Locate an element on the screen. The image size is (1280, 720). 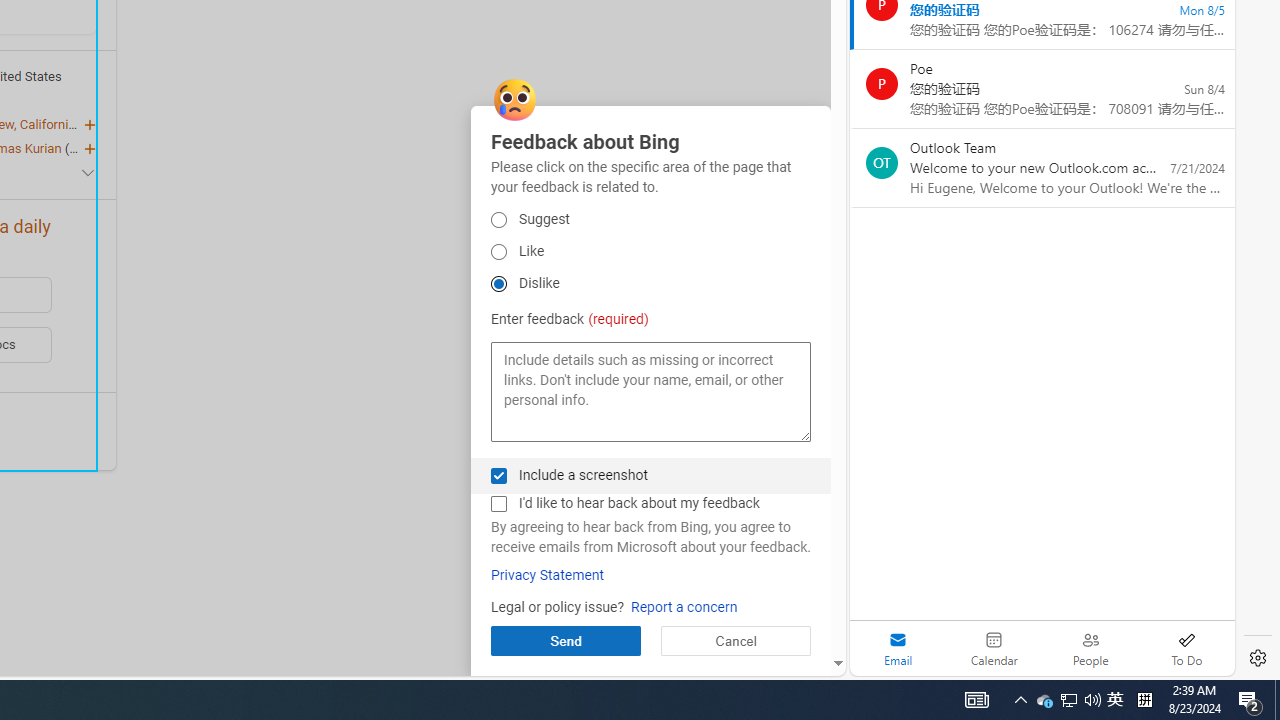
'I' is located at coordinates (499, 502).